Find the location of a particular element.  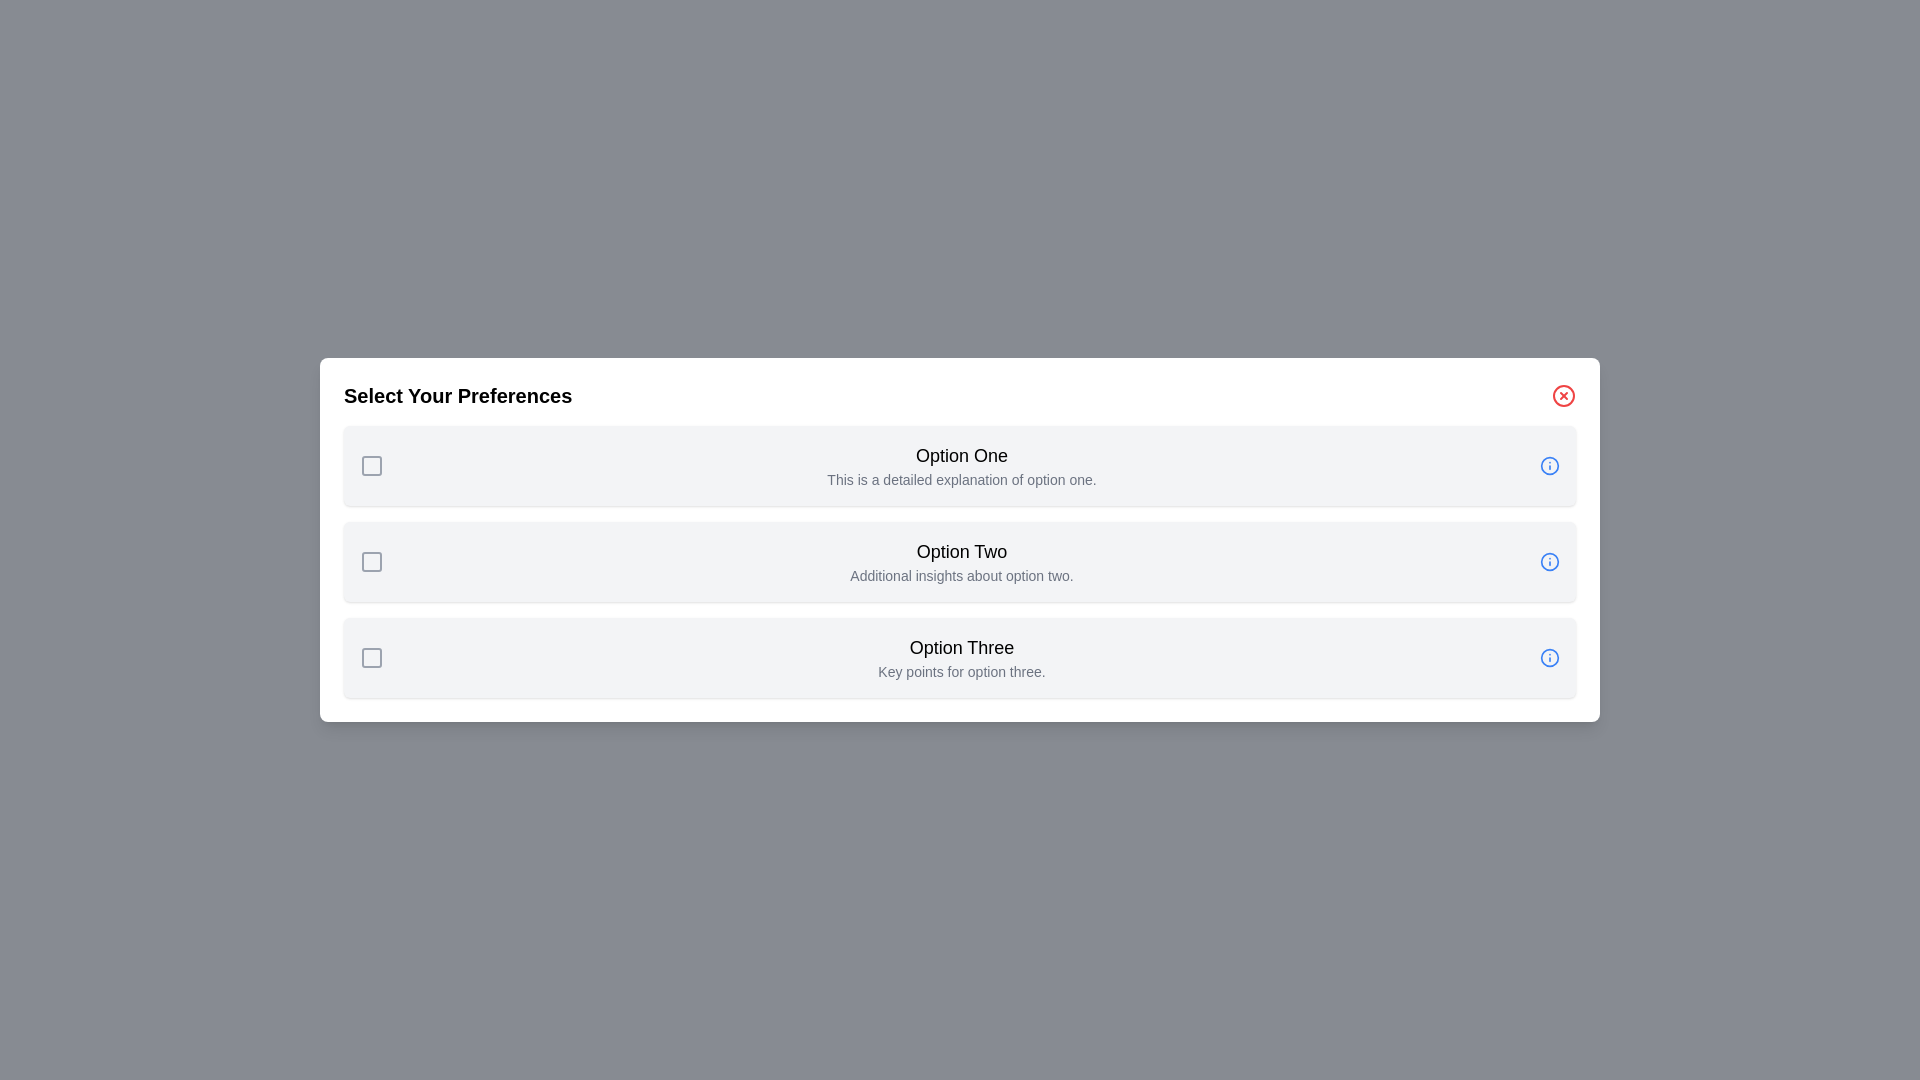

the text label displaying 'Option Two', which is a bold, larger font style and is the primary heading text in the middle segment of a list of three options is located at coordinates (961, 551).